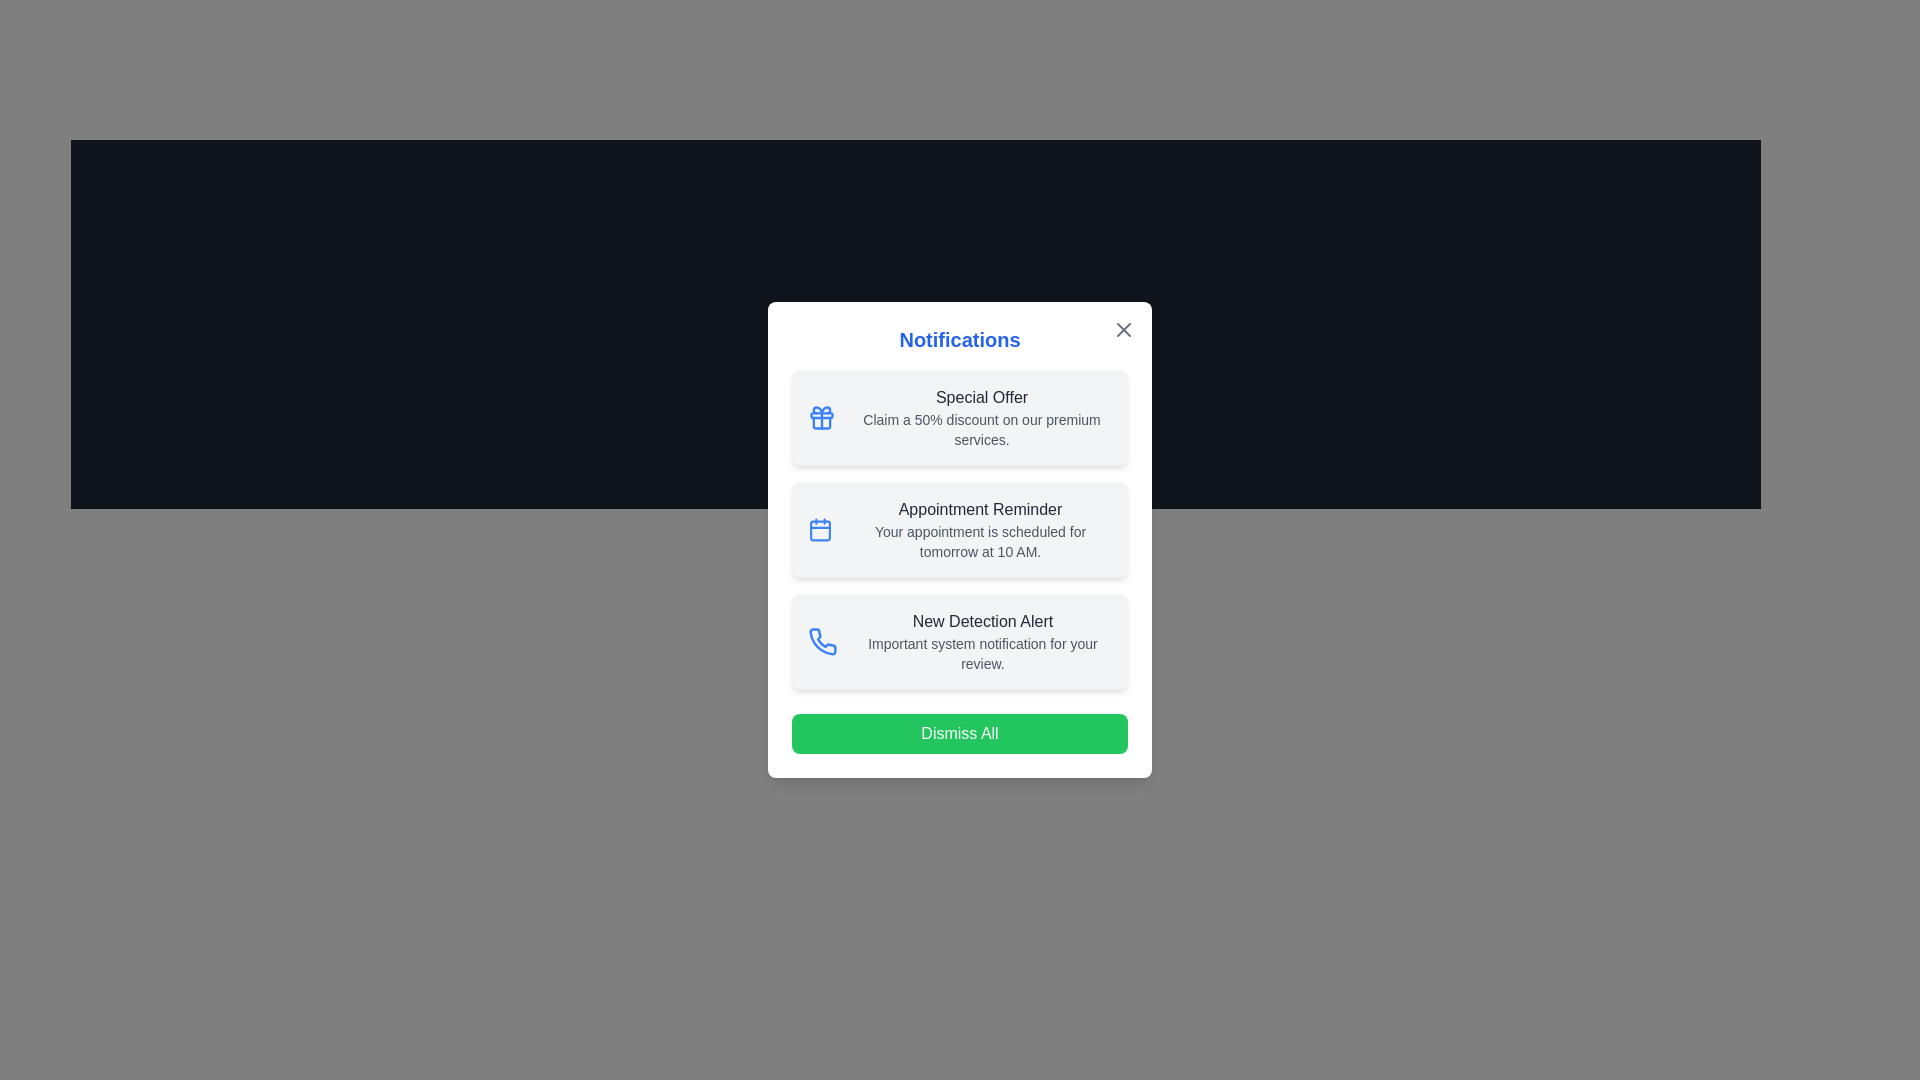 This screenshot has height=1080, width=1920. What do you see at coordinates (982, 428) in the screenshot?
I see `the informational text label located under the 'Special Offer' heading in the notification popup, which provides additional content to the user` at bounding box center [982, 428].